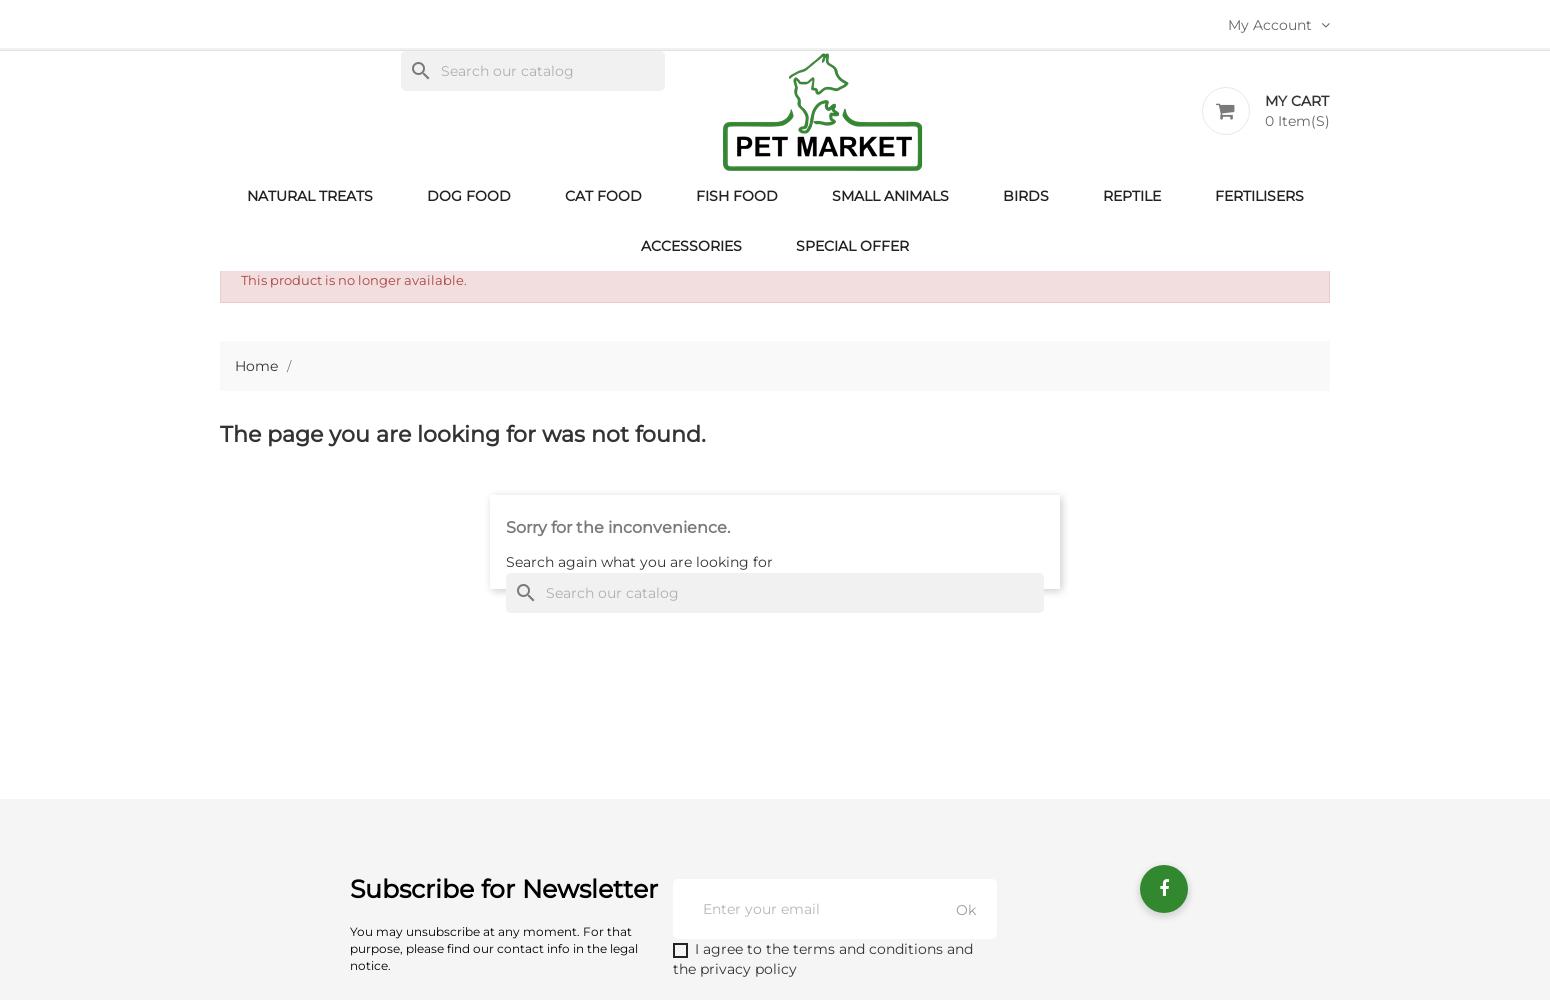 Image resolution: width=1550 pixels, height=1000 pixels. What do you see at coordinates (1269, 120) in the screenshot?
I see `'0'` at bounding box center [1269, 120].